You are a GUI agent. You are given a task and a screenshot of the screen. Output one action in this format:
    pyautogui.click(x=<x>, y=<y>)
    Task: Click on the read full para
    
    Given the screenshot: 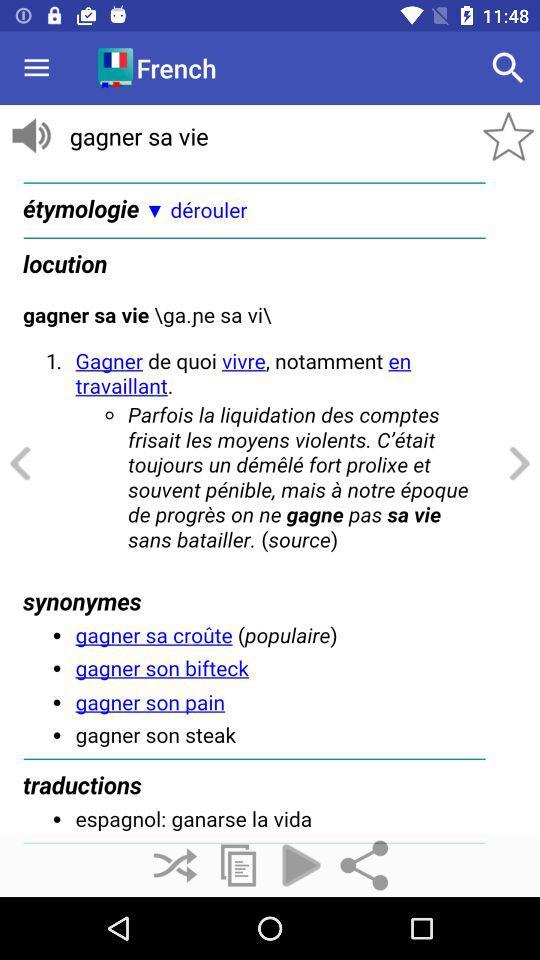 What is the action you would take?
    pyautogui.click(x=270, y=500)
    